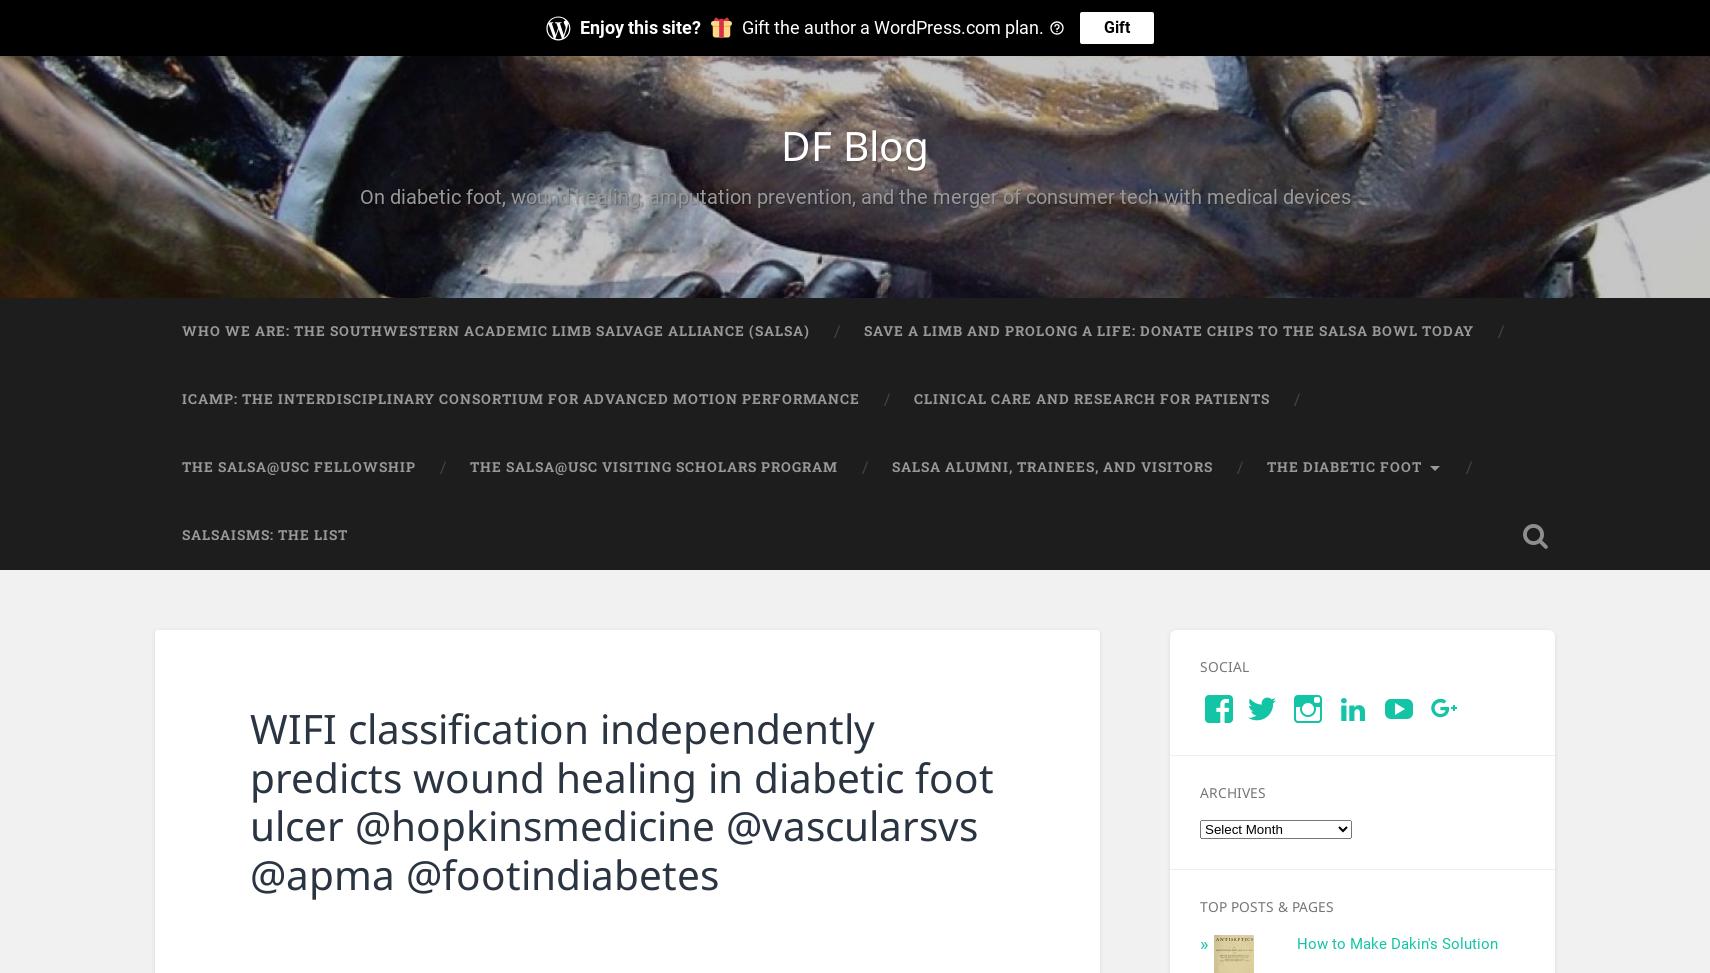 This screenshot has width=1710, height=973. What do you see at coordinates (621, 799) in the screenshot?
I see `'WIFI classification independently predicts wound healing in diabetic foot ulcer @hopkinsmedicine @vascularsvs @apma @footindiabetes'` at bounding box center [621, 799].